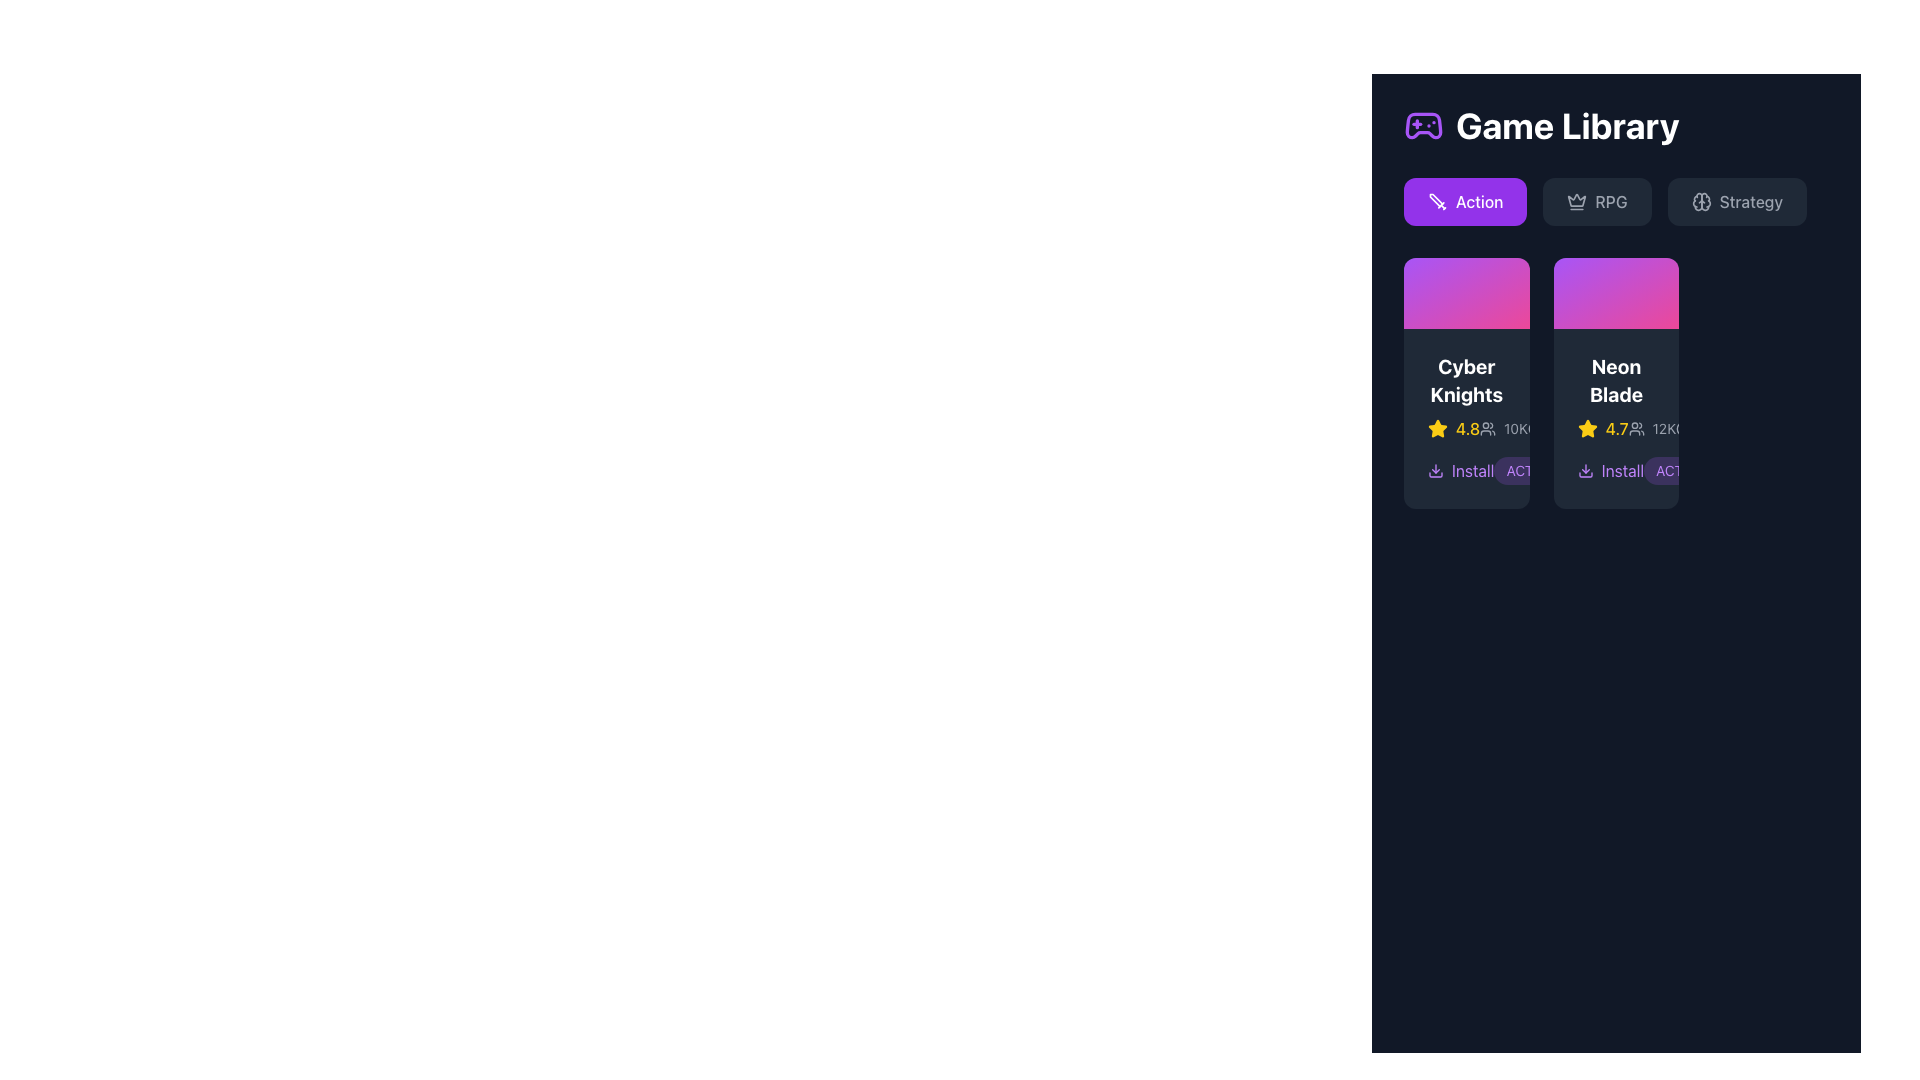  I want to click on the 'Cyber Knights' interactive card, so click(1466, 383).